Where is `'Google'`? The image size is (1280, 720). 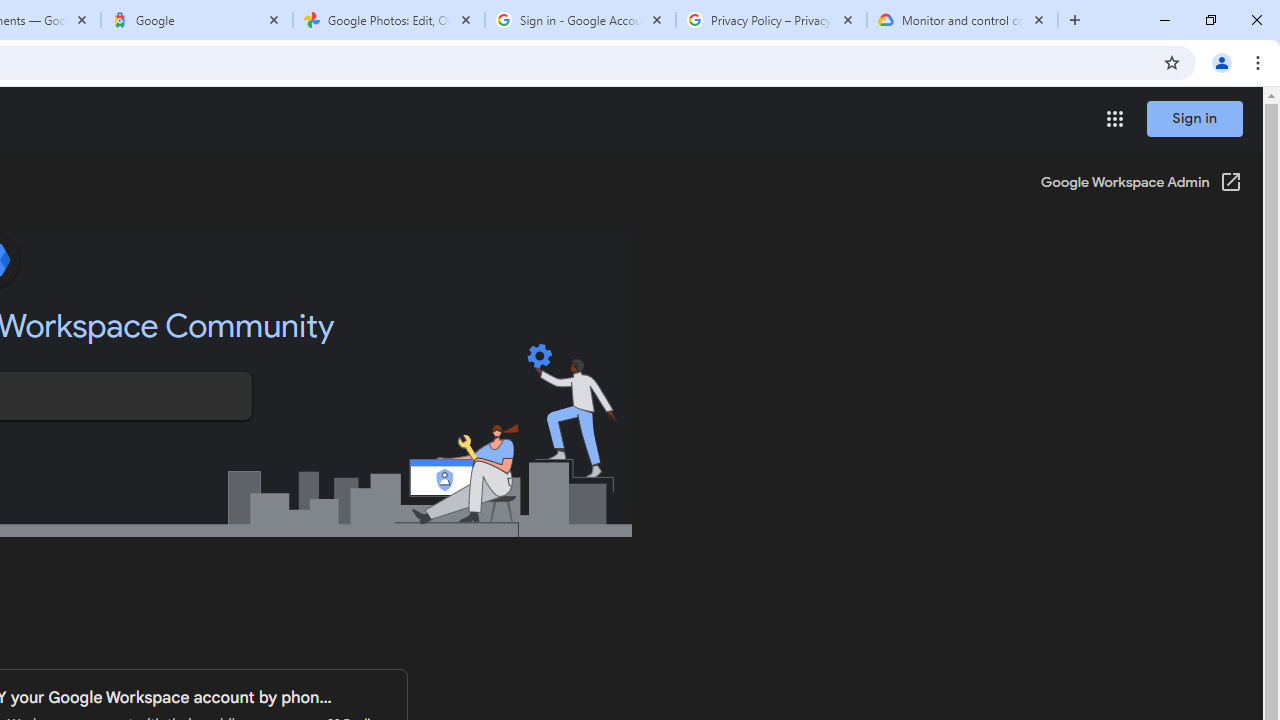 'Google' is located at coordinates (197, 20).